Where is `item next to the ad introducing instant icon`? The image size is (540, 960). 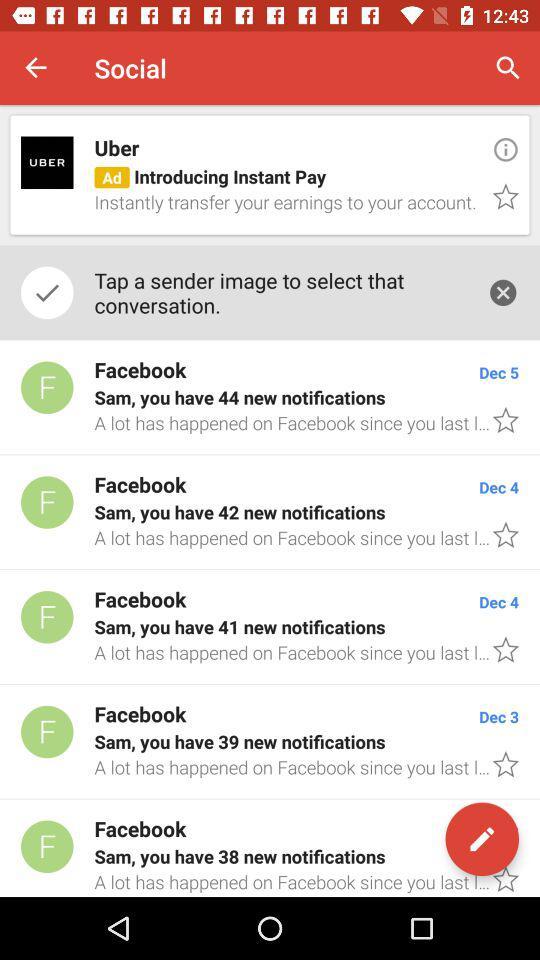
item next to the ad introducing instant icon is located at coordinates (499, 198).